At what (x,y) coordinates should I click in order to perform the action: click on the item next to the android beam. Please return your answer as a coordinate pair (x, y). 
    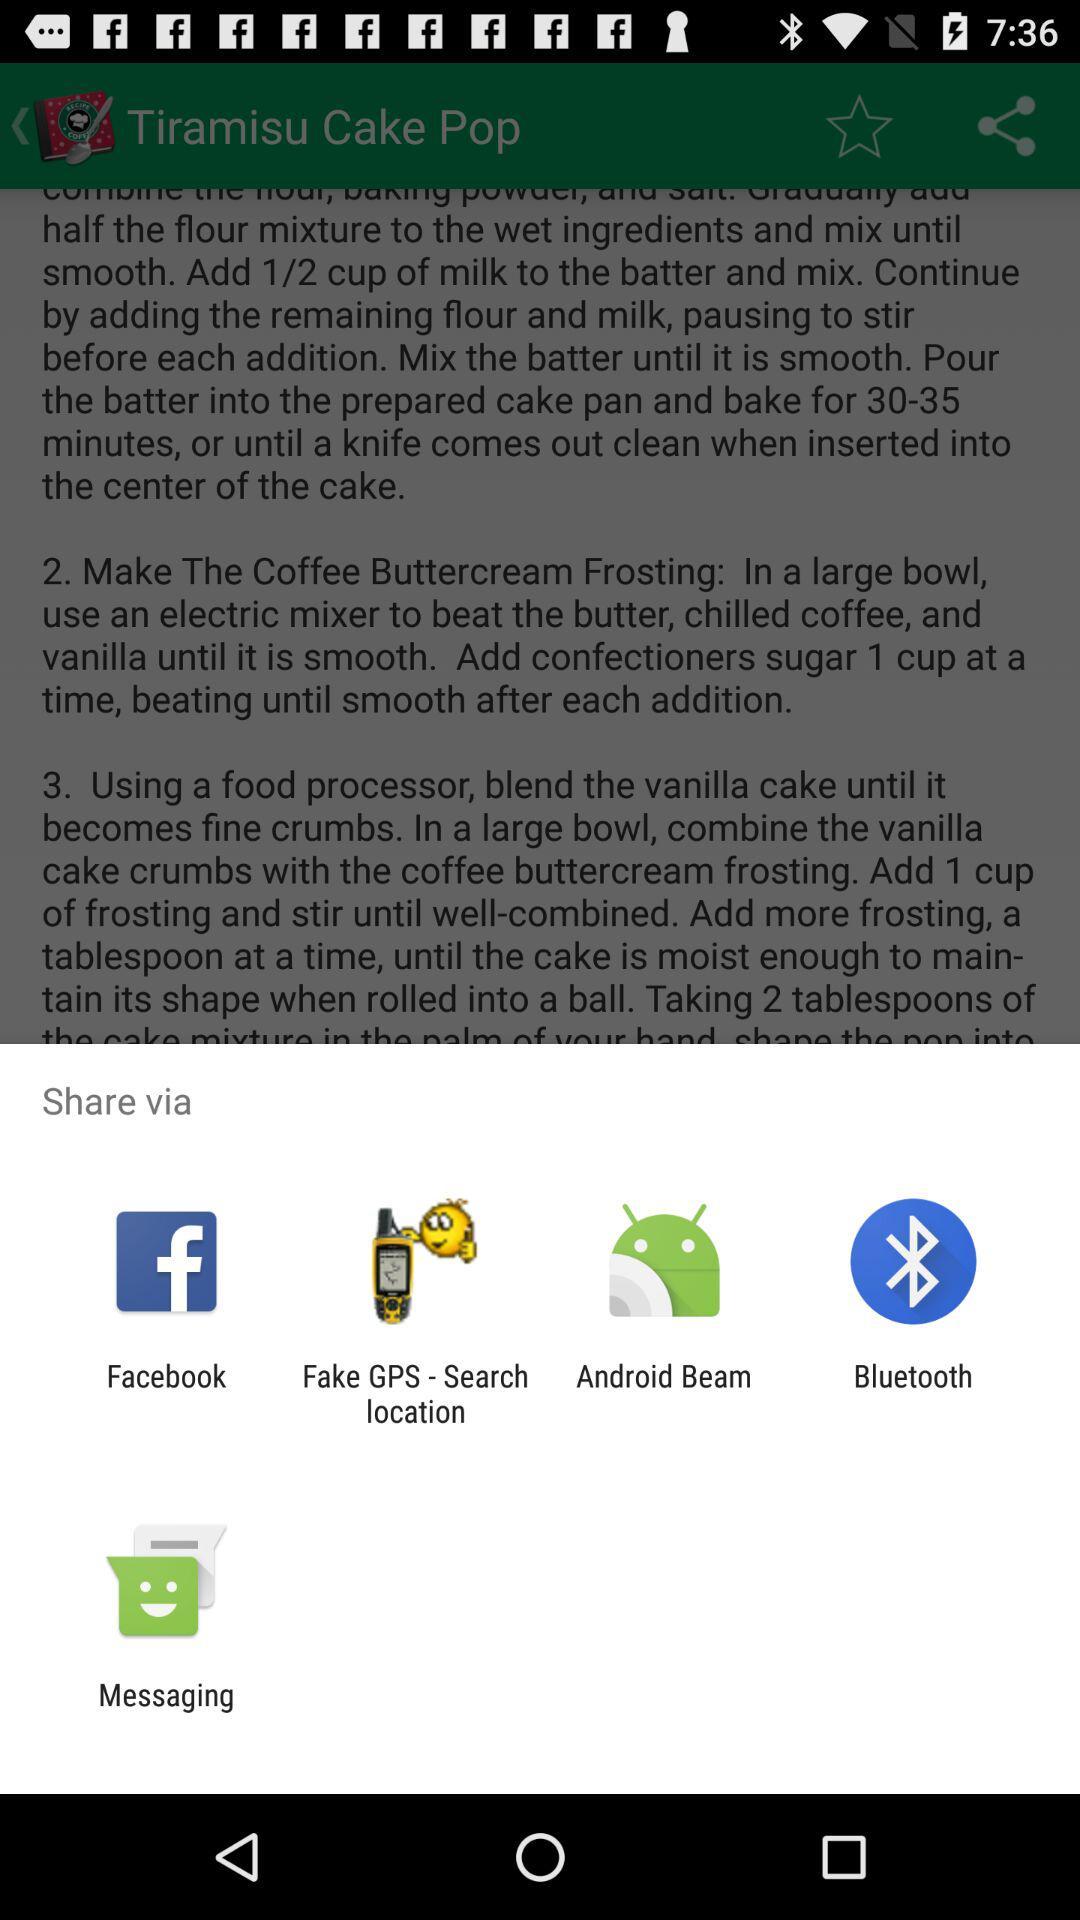
    Looking at the image, I should click on (913, 1392).